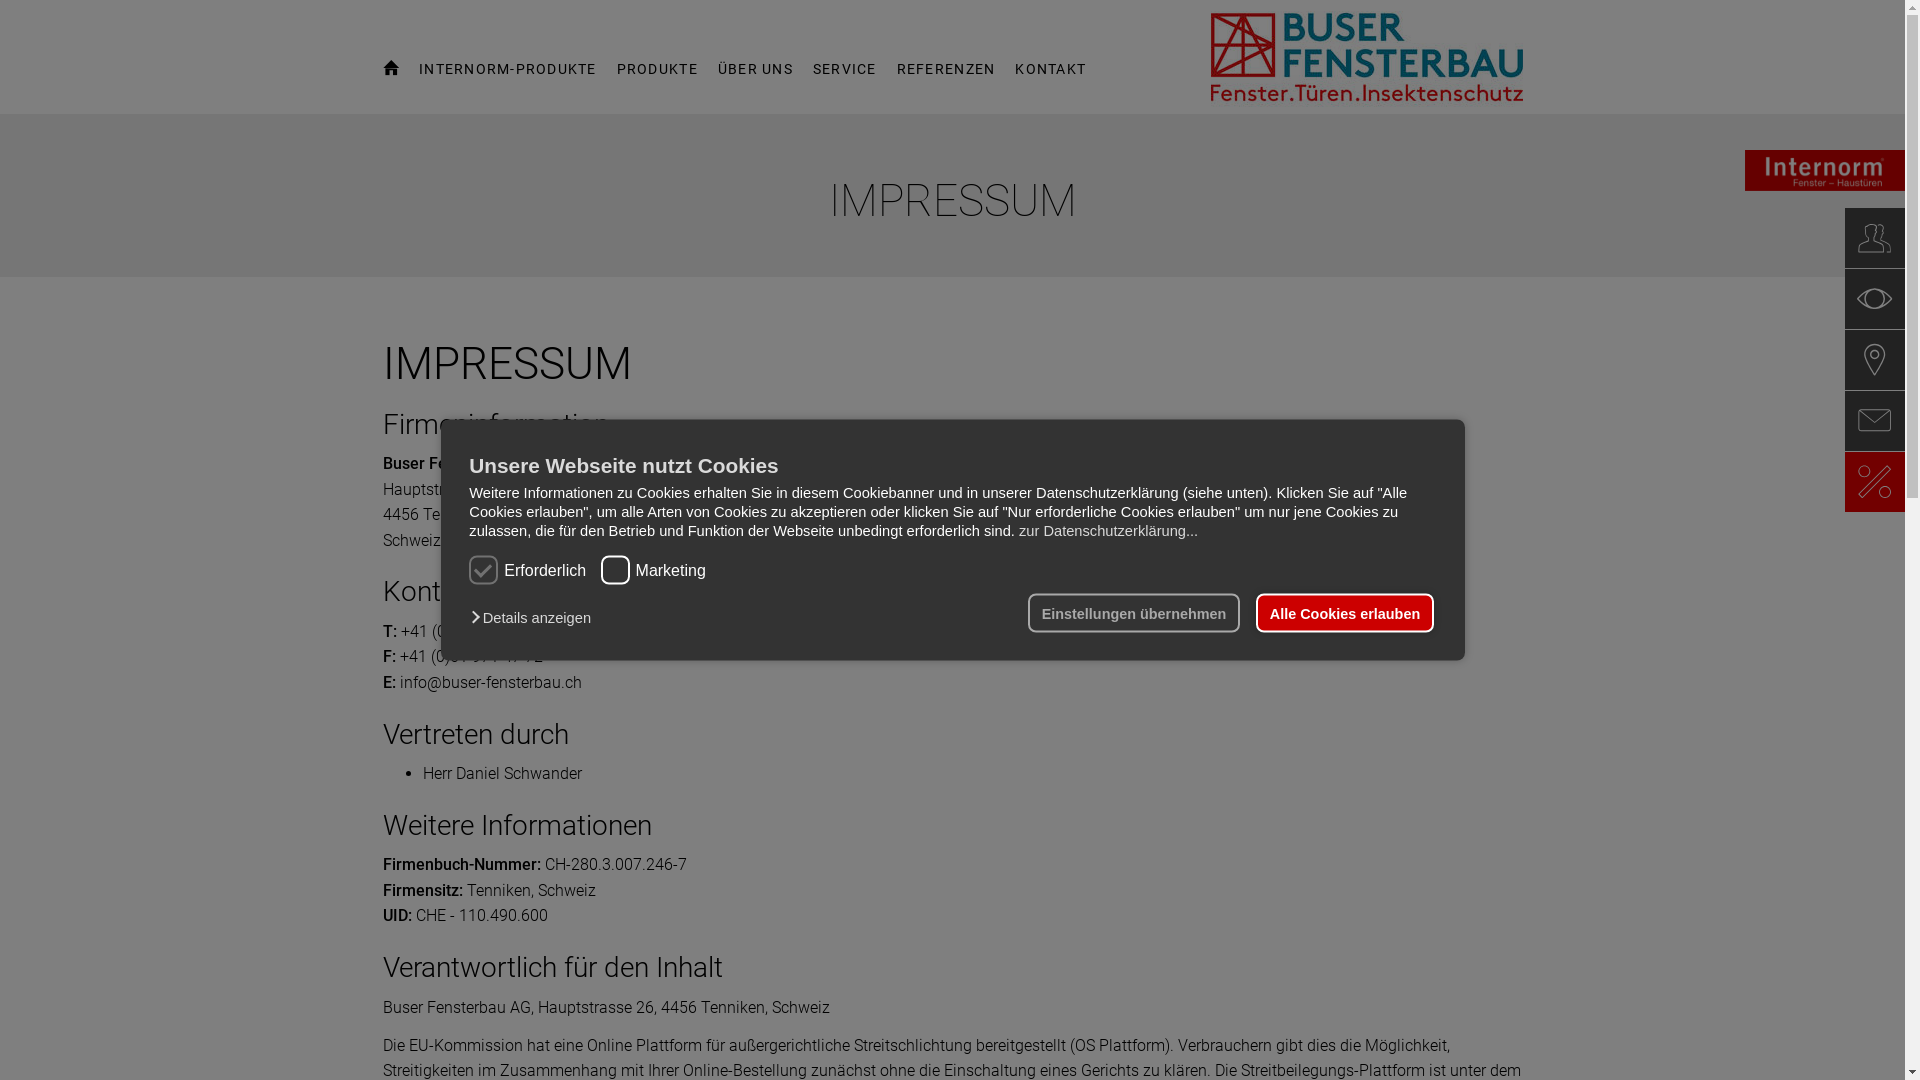 This screenshot has height=1080, width=1920. Describe the element at coordinates (1344, 612) in the screenshot. I see `'Alle Cookies erlauben'` at that location.